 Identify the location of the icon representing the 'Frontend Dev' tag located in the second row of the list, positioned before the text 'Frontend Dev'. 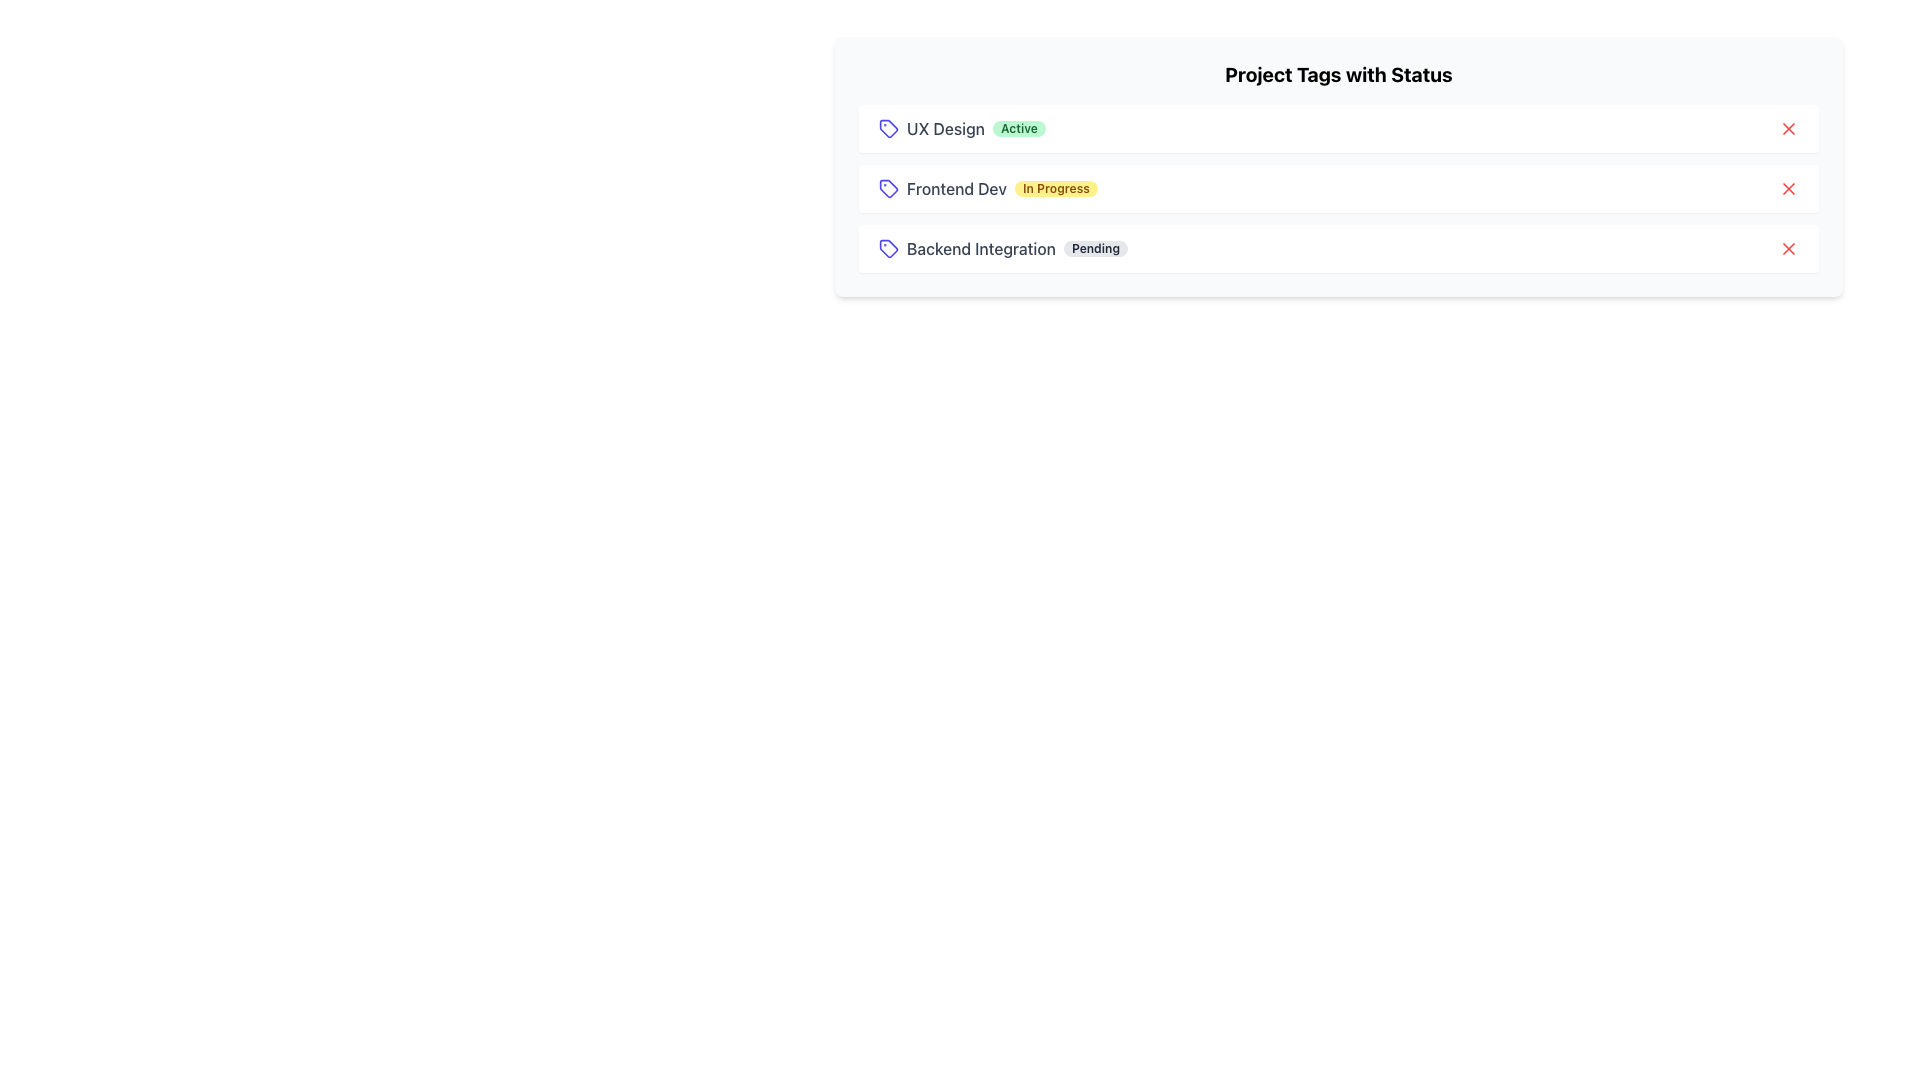
(887, 189).